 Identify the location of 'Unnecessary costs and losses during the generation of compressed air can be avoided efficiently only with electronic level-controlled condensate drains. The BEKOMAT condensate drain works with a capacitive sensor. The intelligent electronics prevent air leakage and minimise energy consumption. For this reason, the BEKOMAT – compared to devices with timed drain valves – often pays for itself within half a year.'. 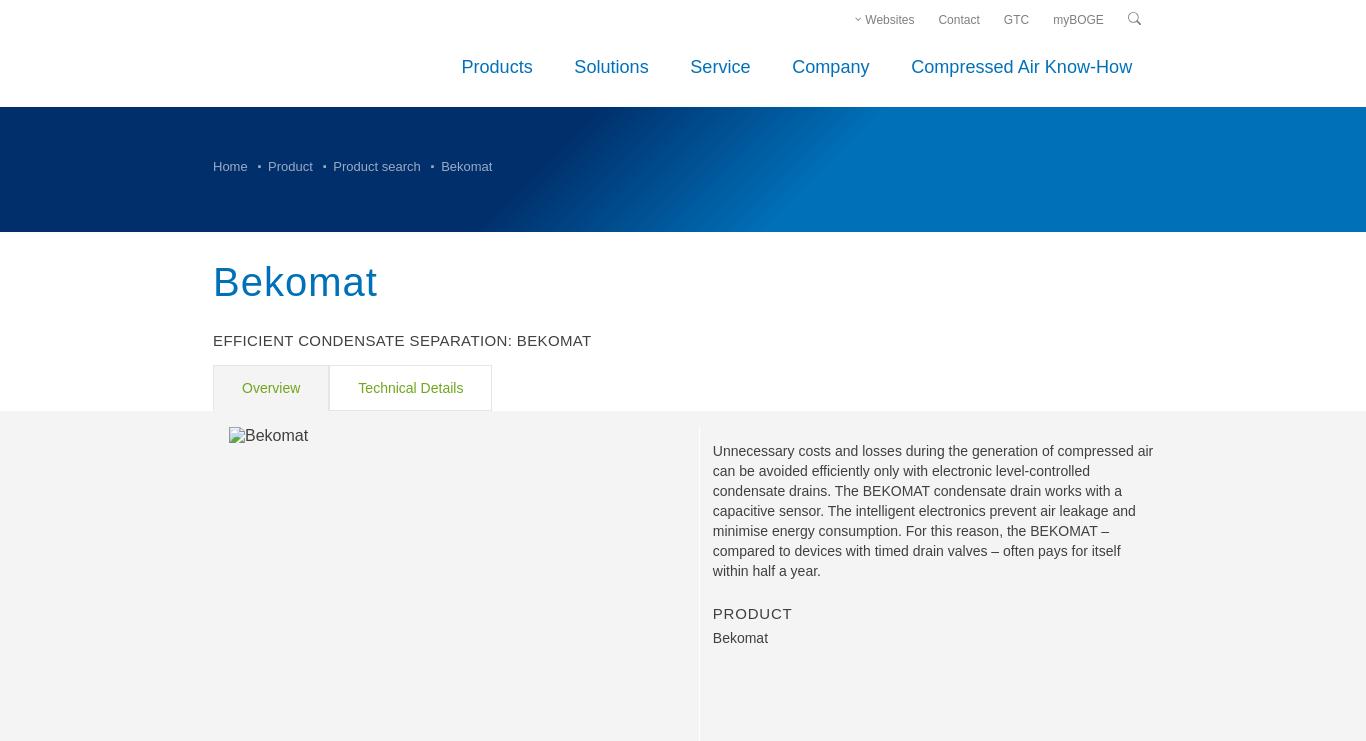
(932, 510).